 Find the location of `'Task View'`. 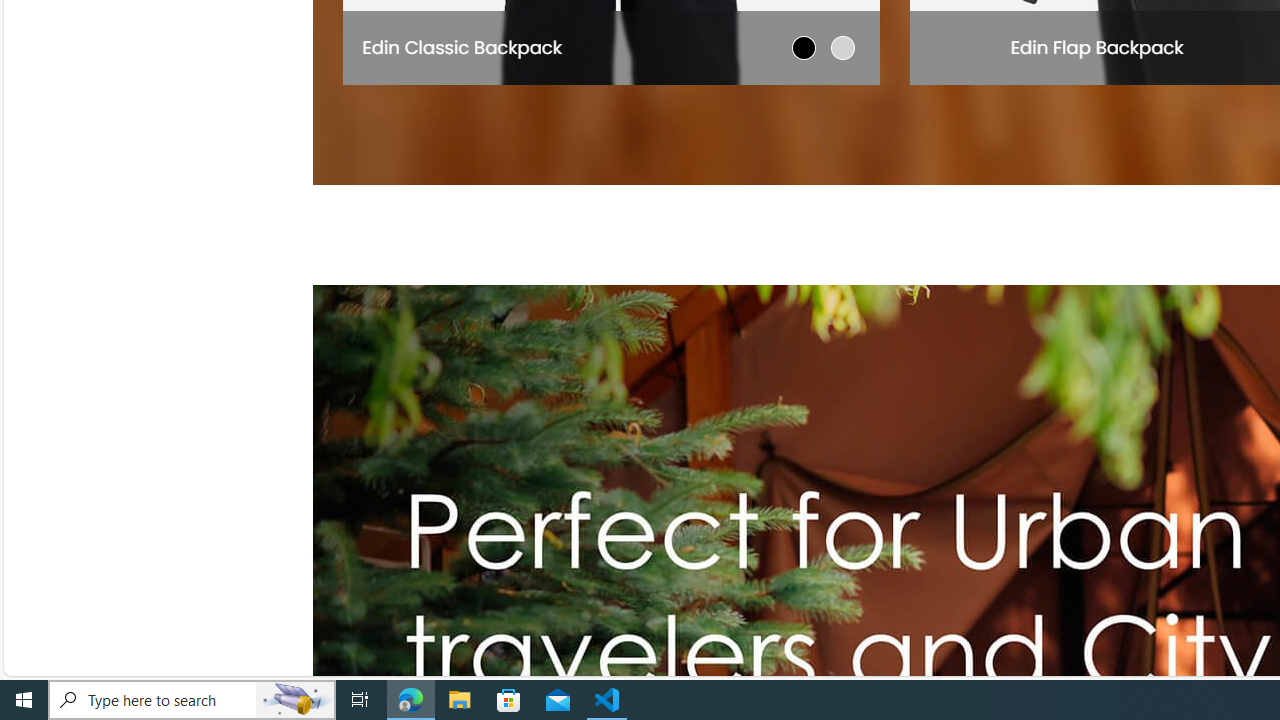

'Task View' is located at coordinates (359, 698).